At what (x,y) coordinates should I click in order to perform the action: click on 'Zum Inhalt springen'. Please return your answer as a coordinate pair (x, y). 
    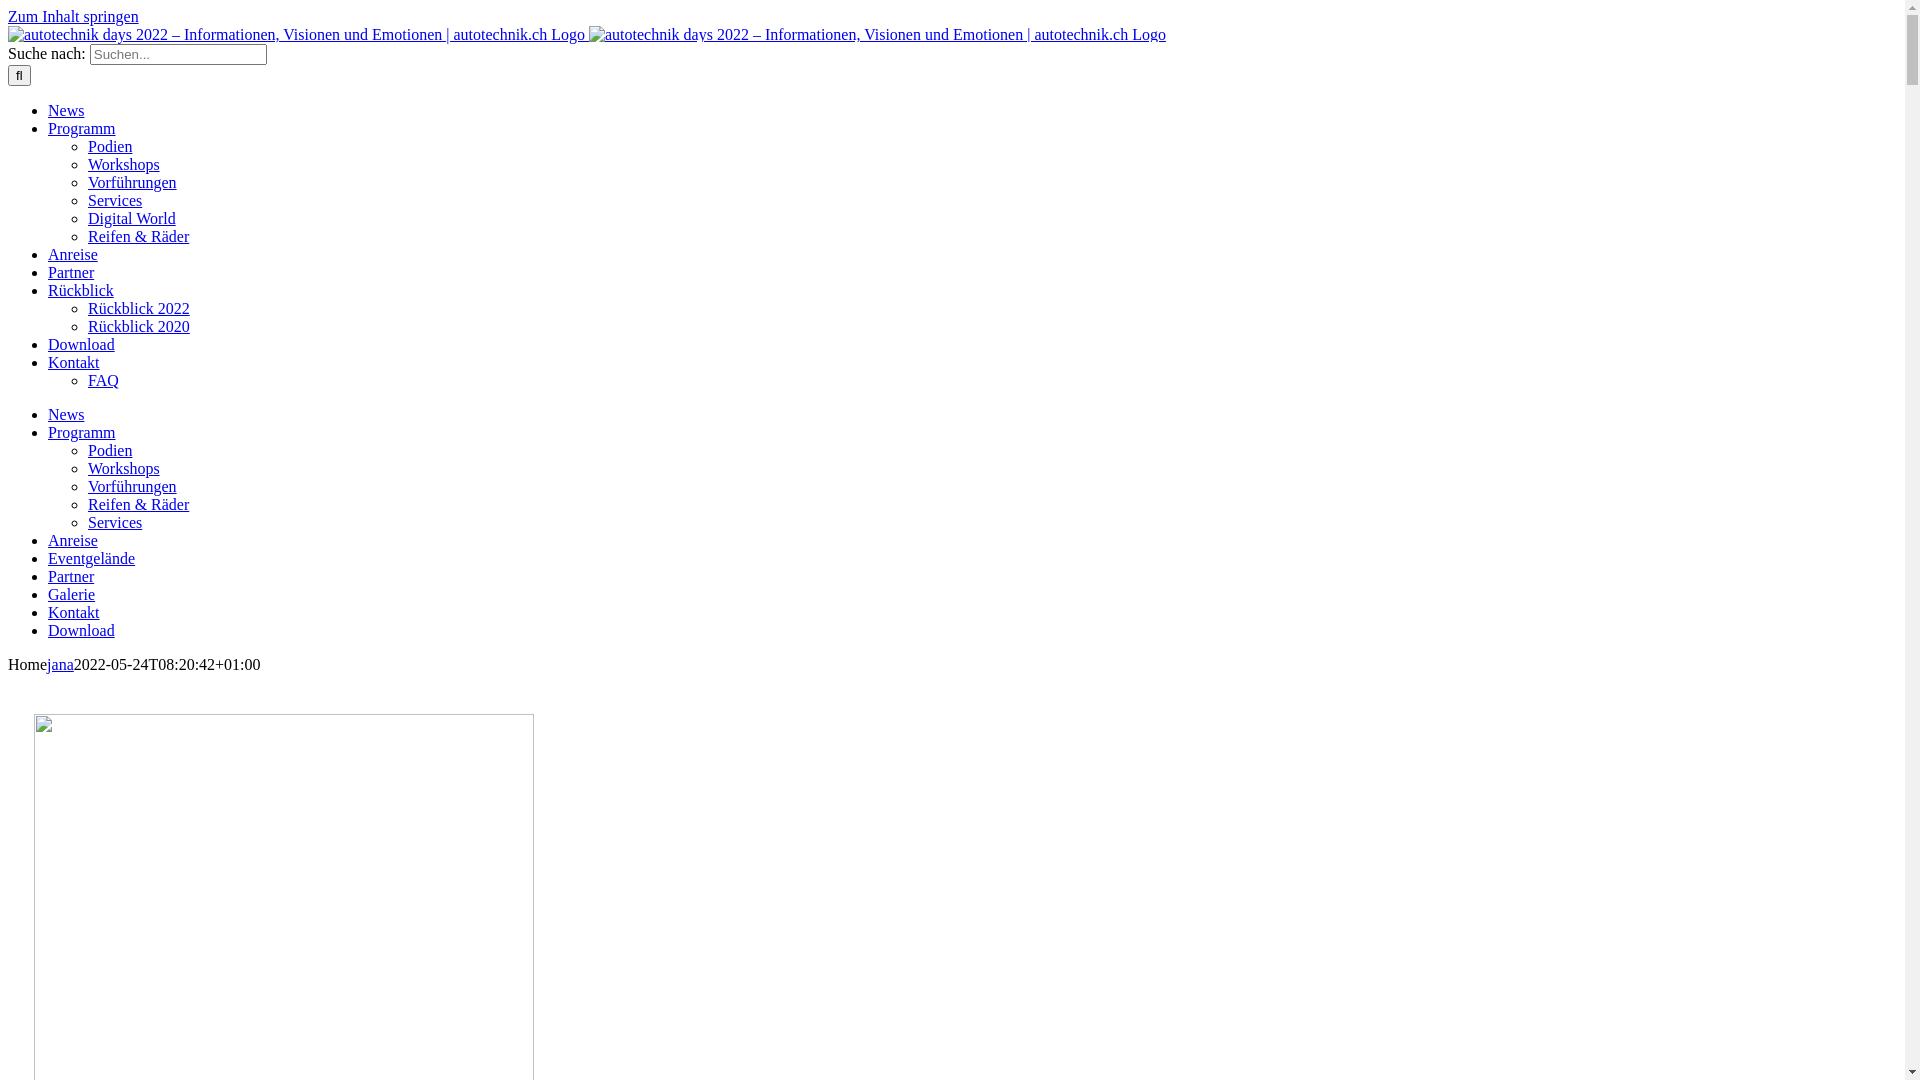
    Looking at the image, I should click on (73, 16).